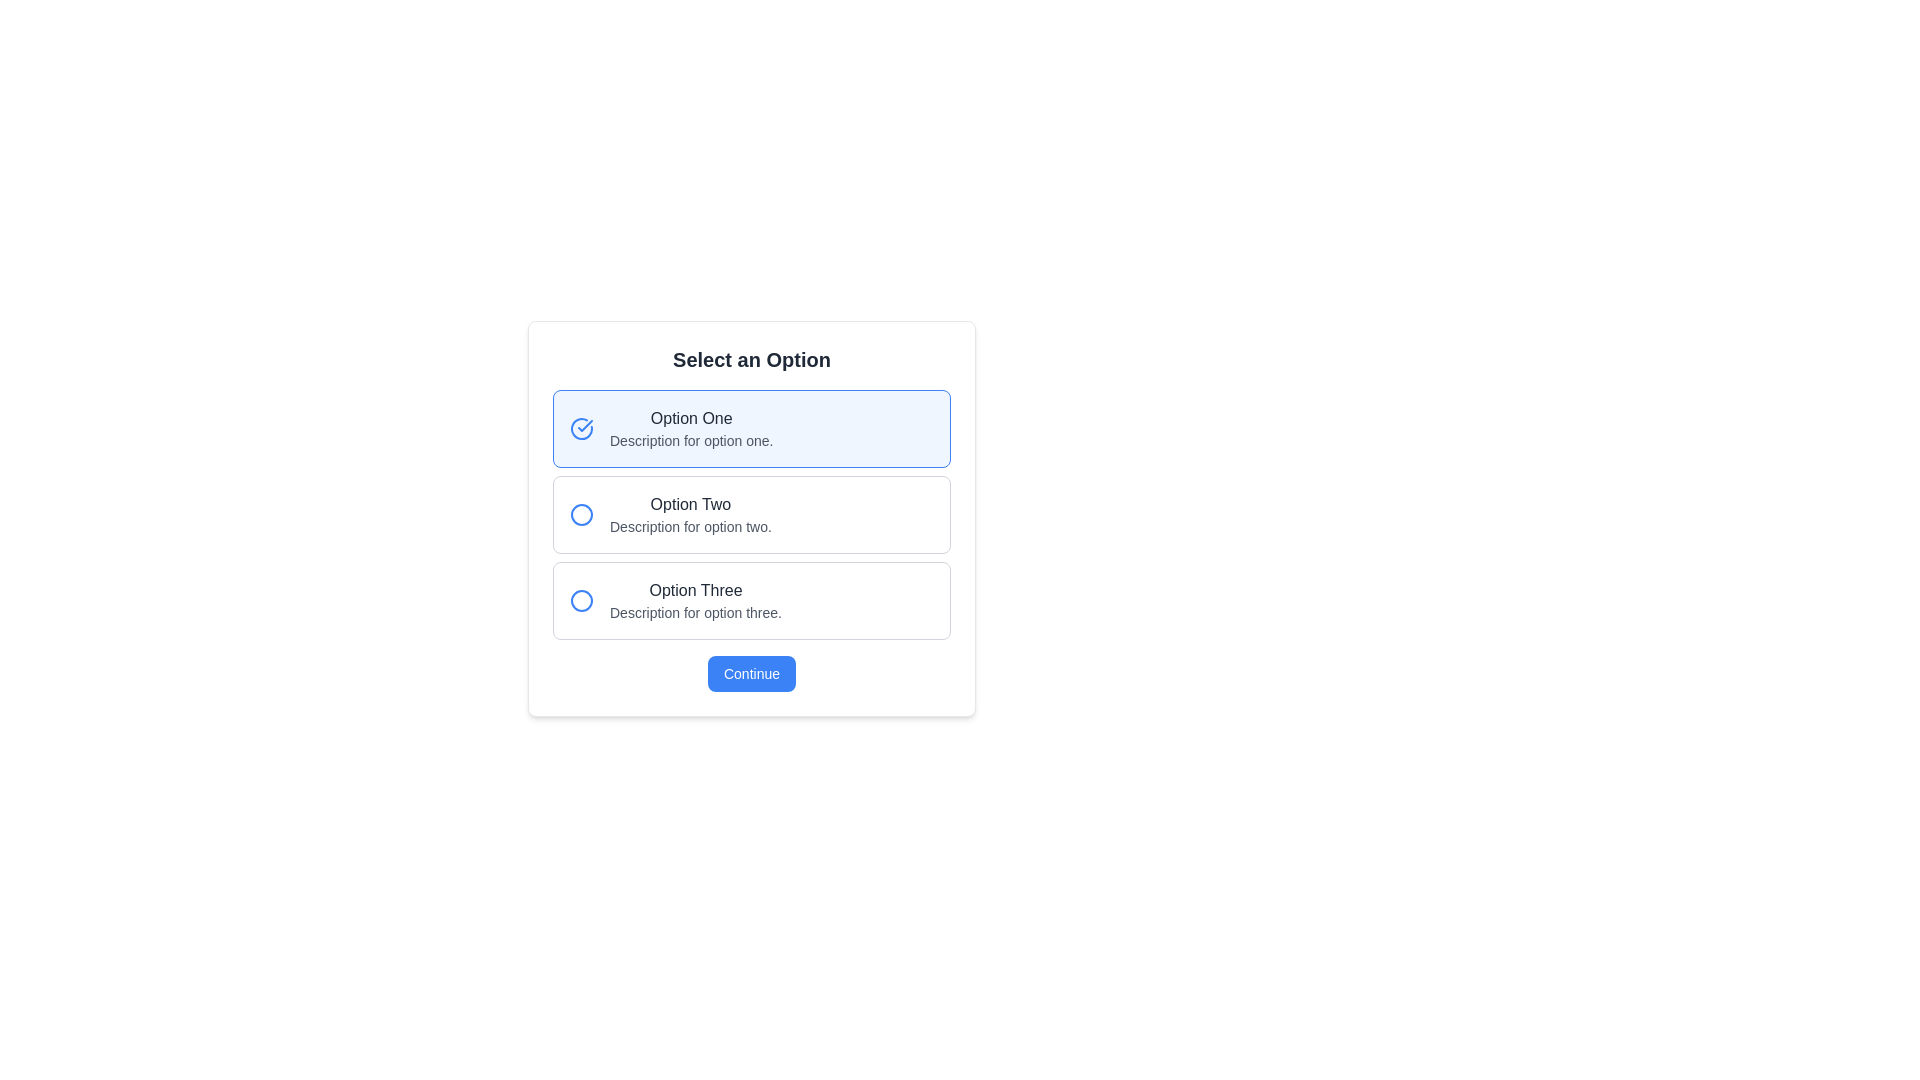 The image size is (1920, 1080). Describe the element at coordinates (580, 600) in the screenshot. I see `the blue circular icon located to the left of the text 'Option Three' in the third row of selectable options` at that location.